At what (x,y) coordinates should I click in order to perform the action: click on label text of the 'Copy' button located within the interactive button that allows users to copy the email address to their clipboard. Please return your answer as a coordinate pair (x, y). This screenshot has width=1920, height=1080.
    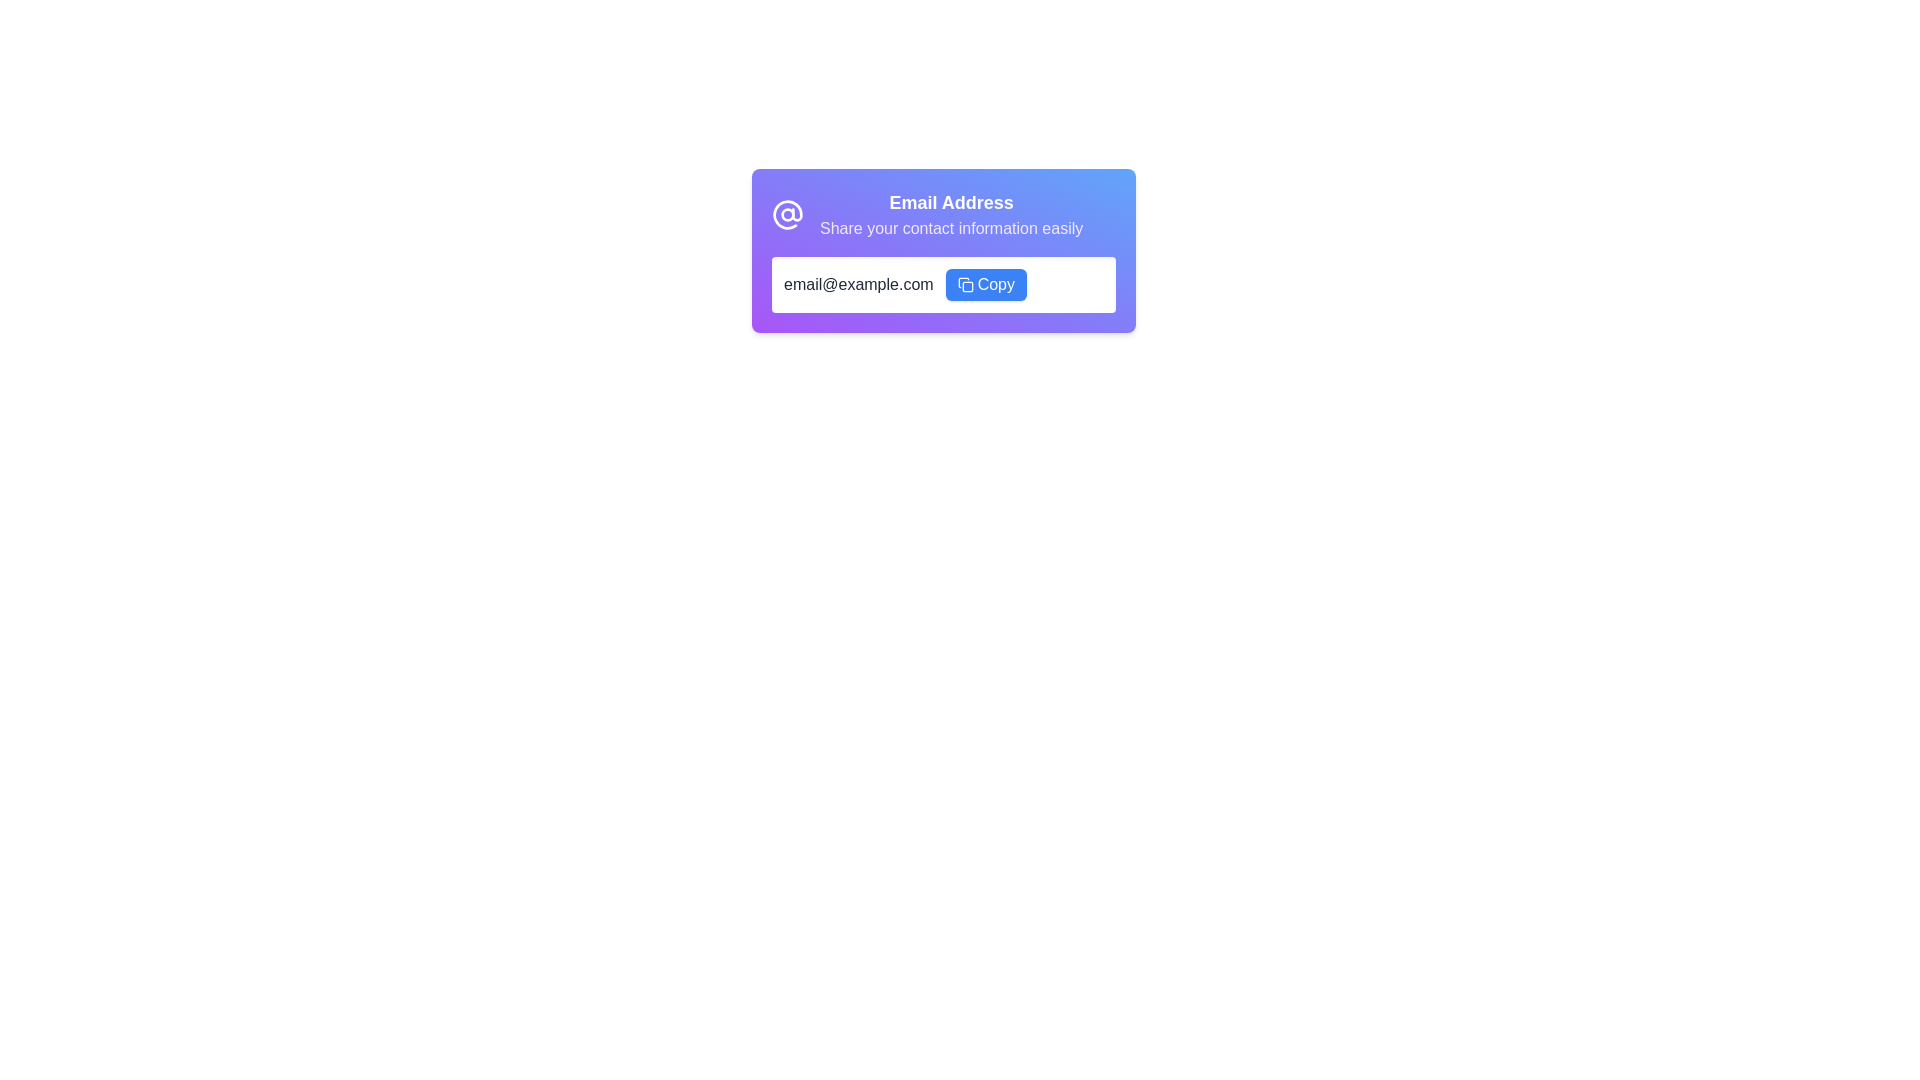
    Looking at the image, I should click on (986, 285).